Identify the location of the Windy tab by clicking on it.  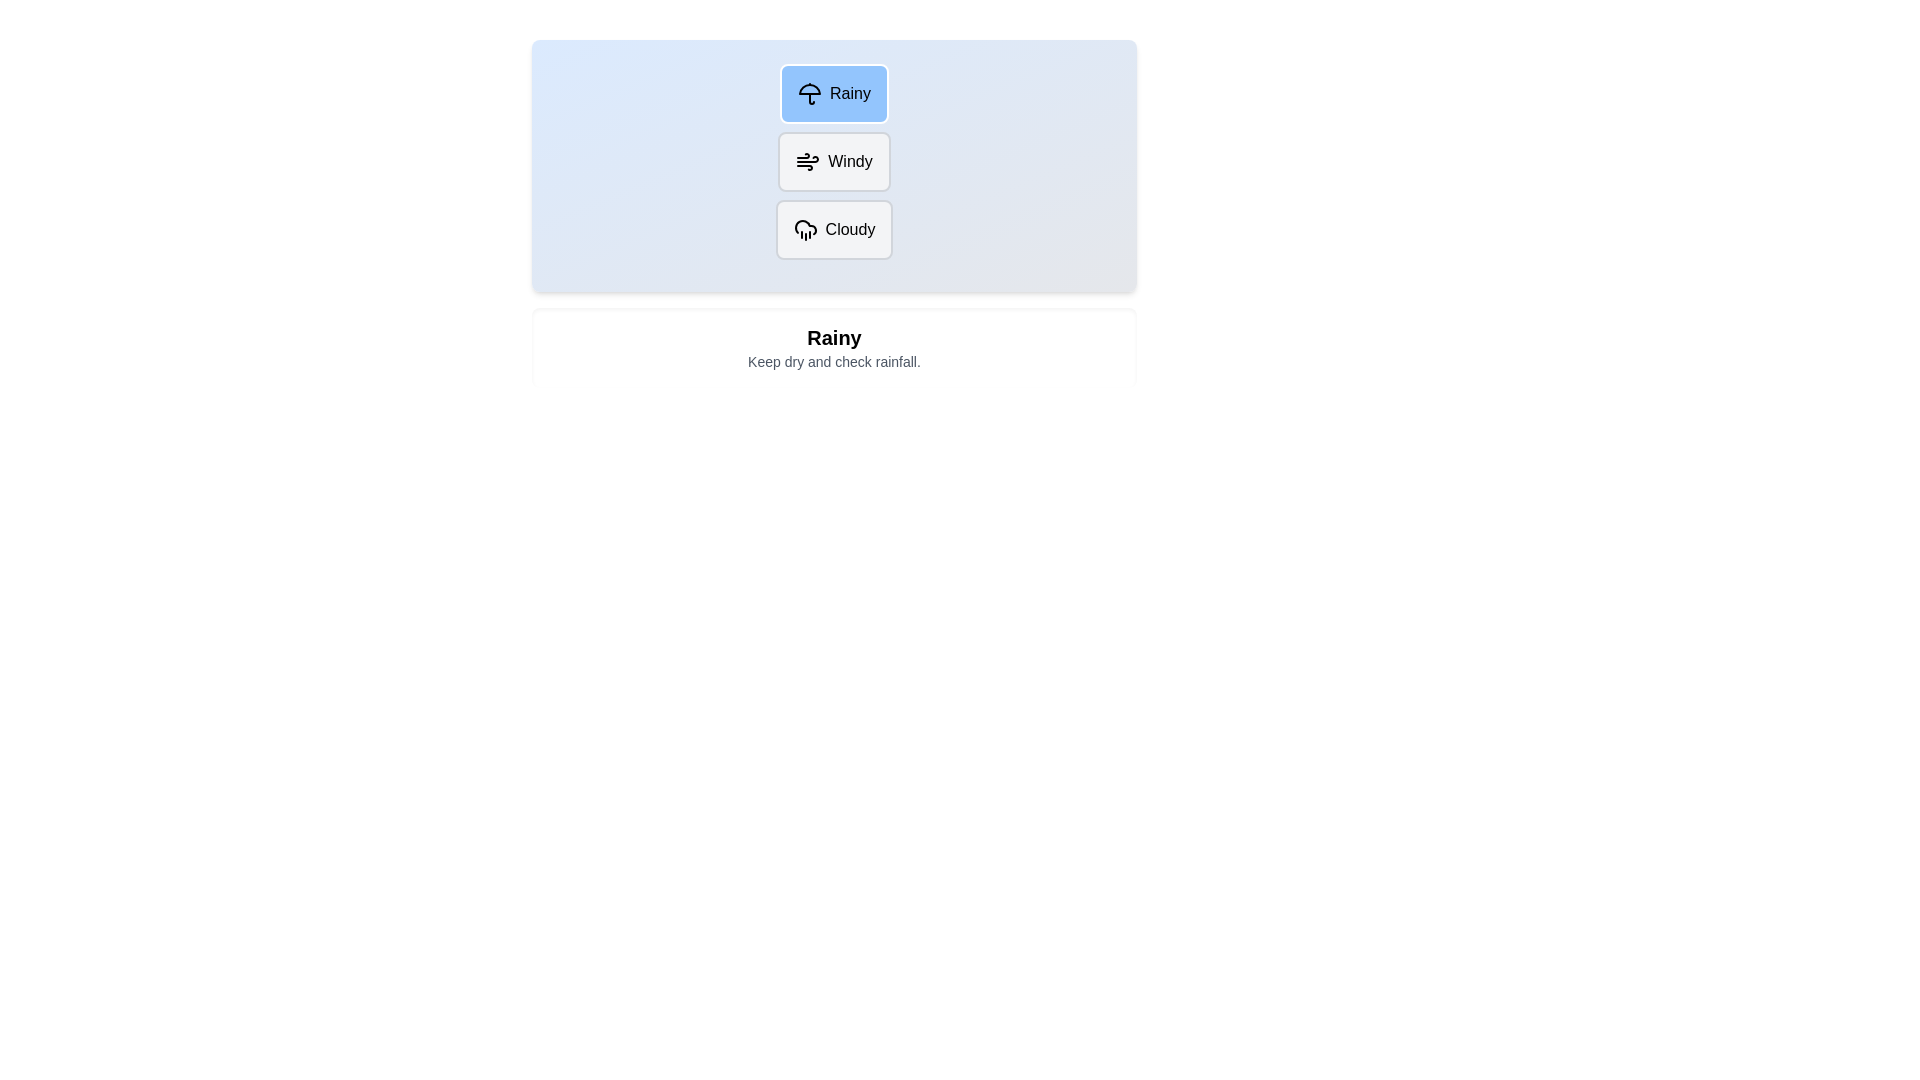
(834, 161).